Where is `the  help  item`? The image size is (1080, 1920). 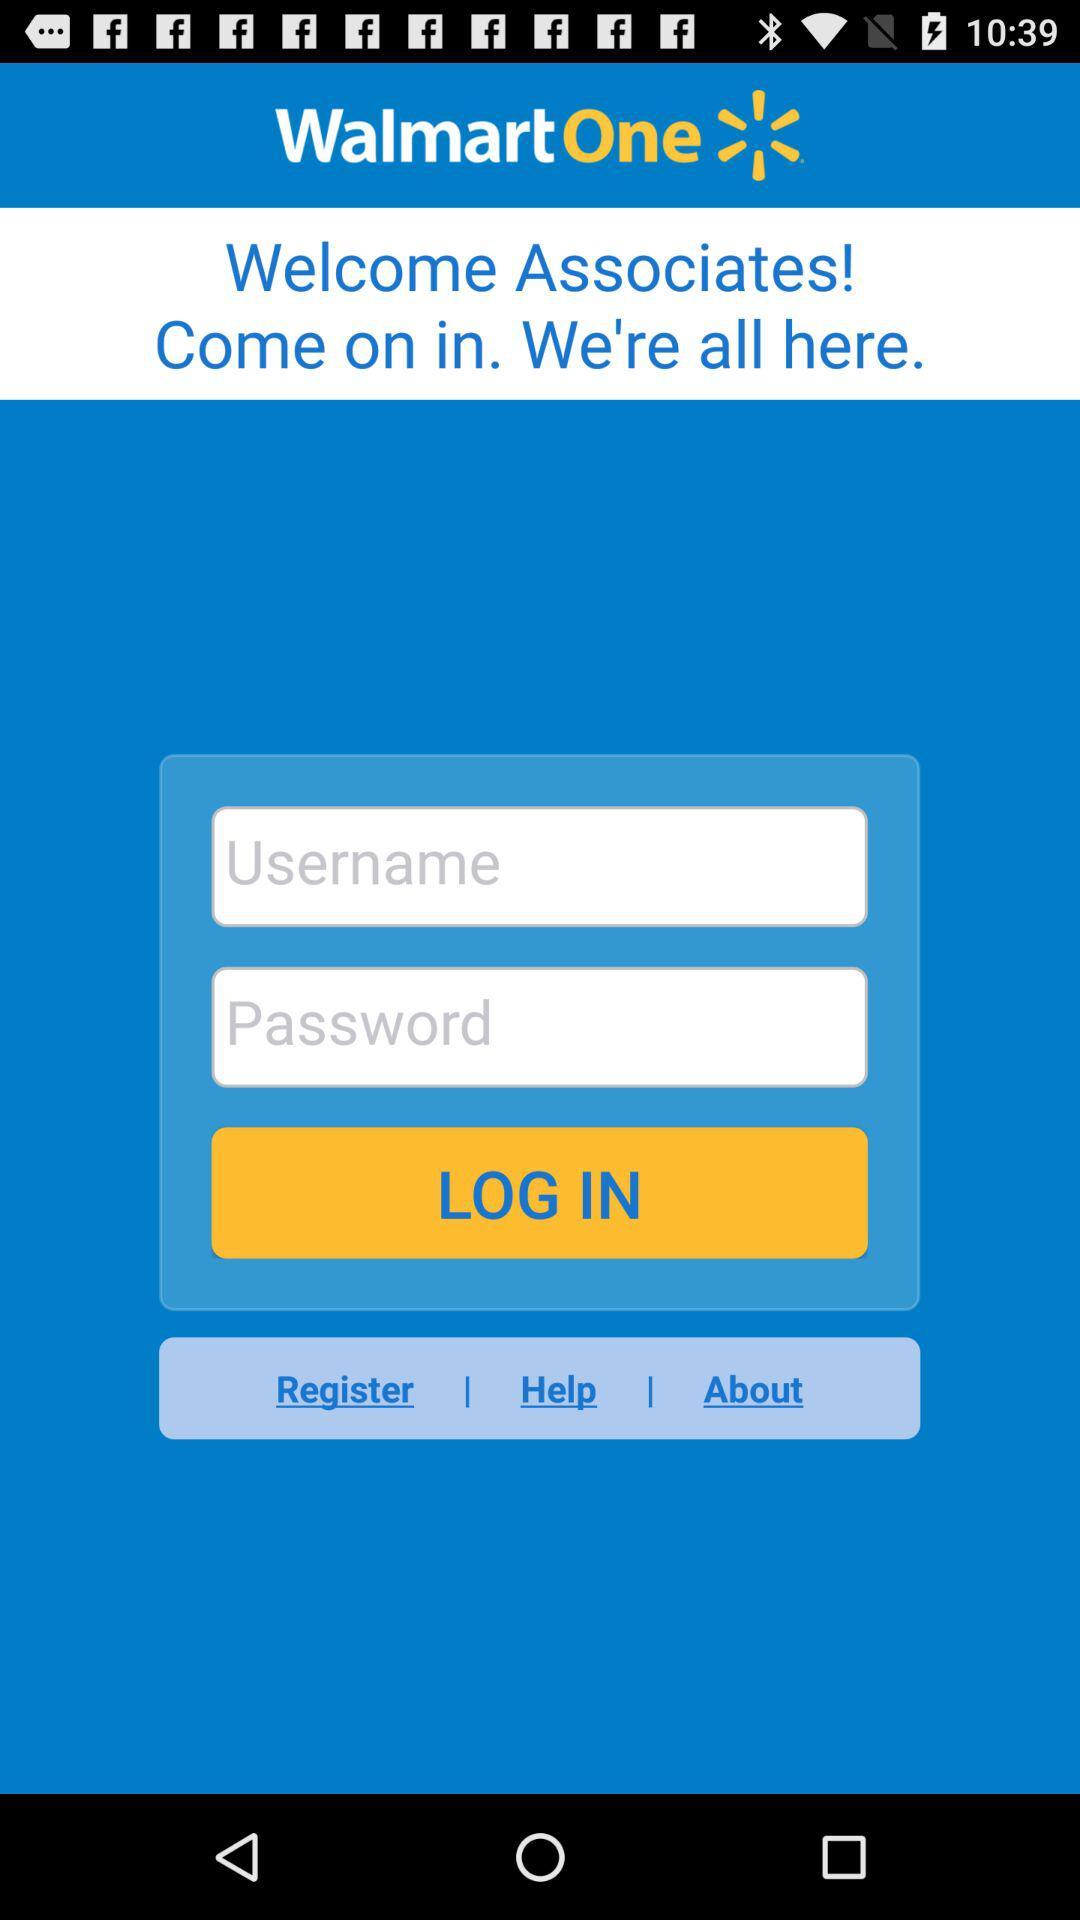
the  help  item is located at coordinates (558, 1387).